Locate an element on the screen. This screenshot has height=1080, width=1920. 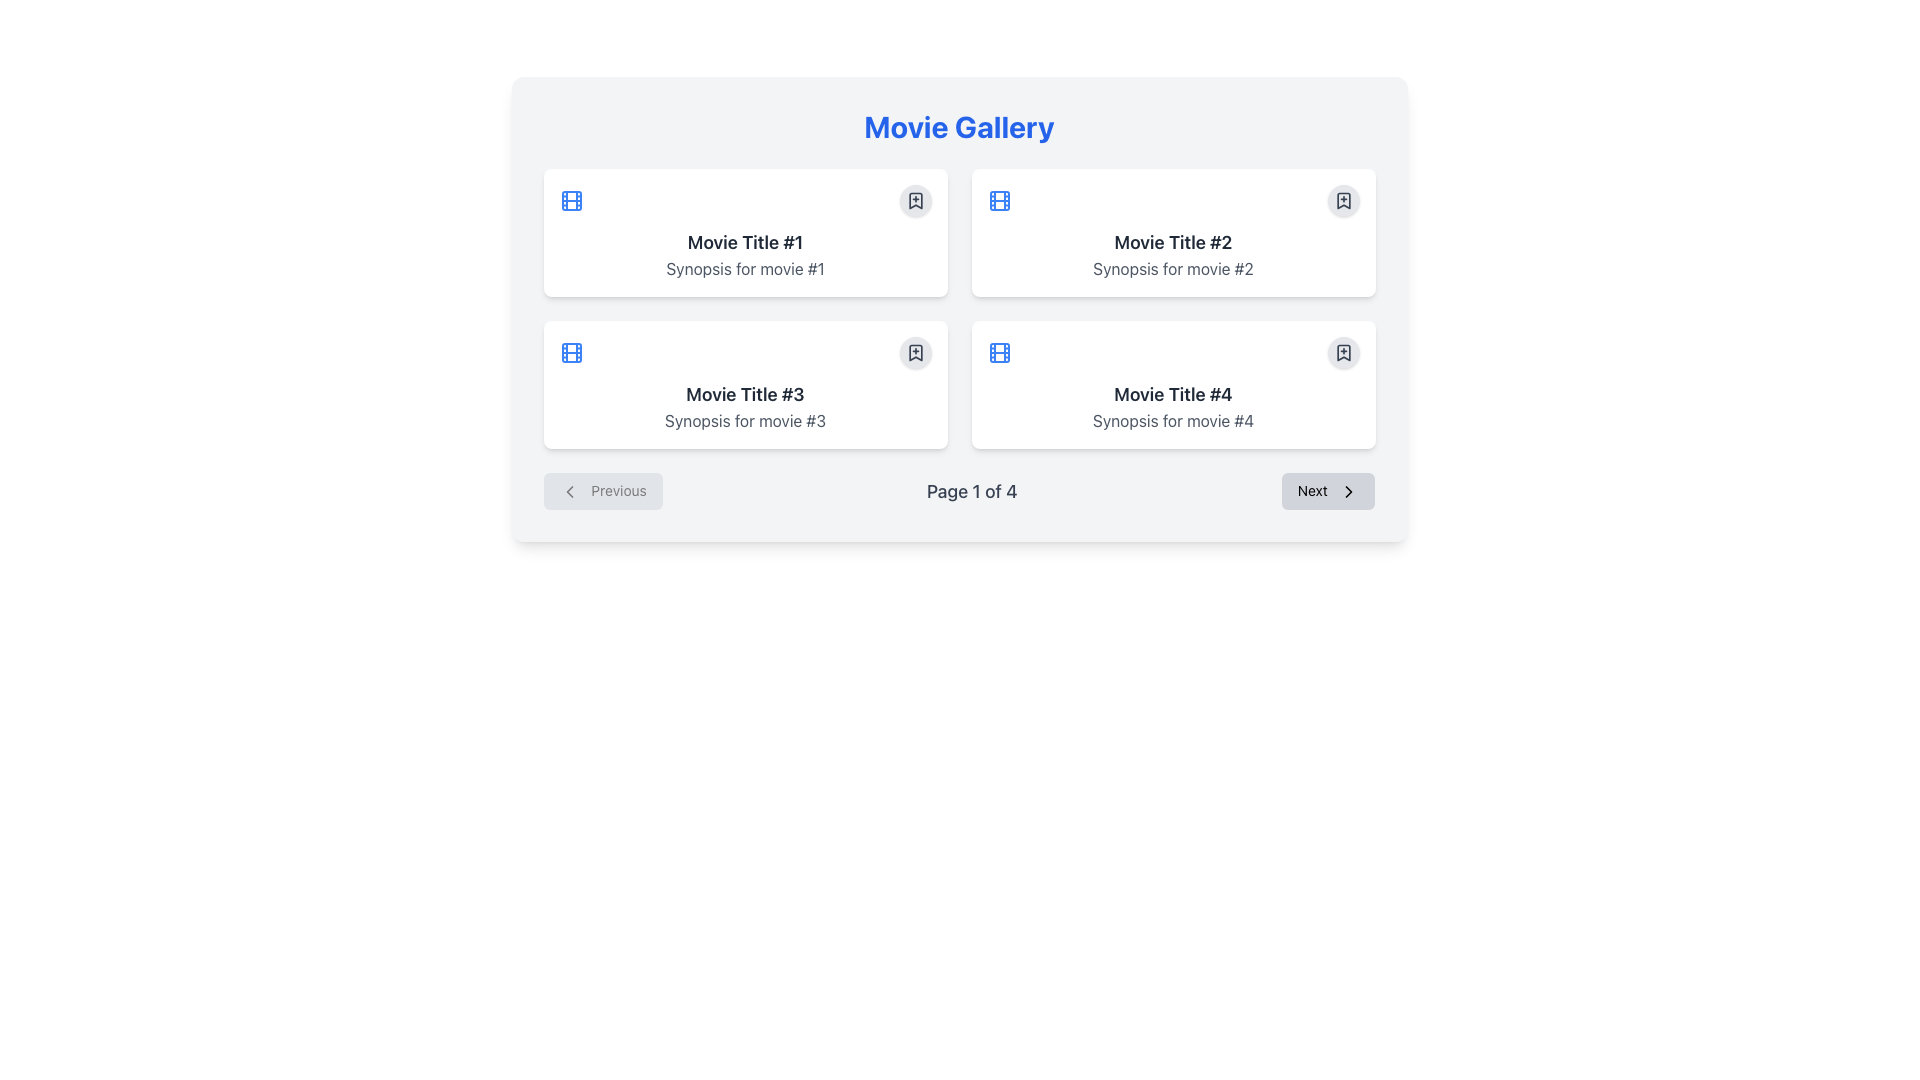
the pagination label indicating the current page and total pages, located below the movie grid layout, centrally positioned between the 'Previous' and 'Next' buttons is located at coordinates (972, 491).